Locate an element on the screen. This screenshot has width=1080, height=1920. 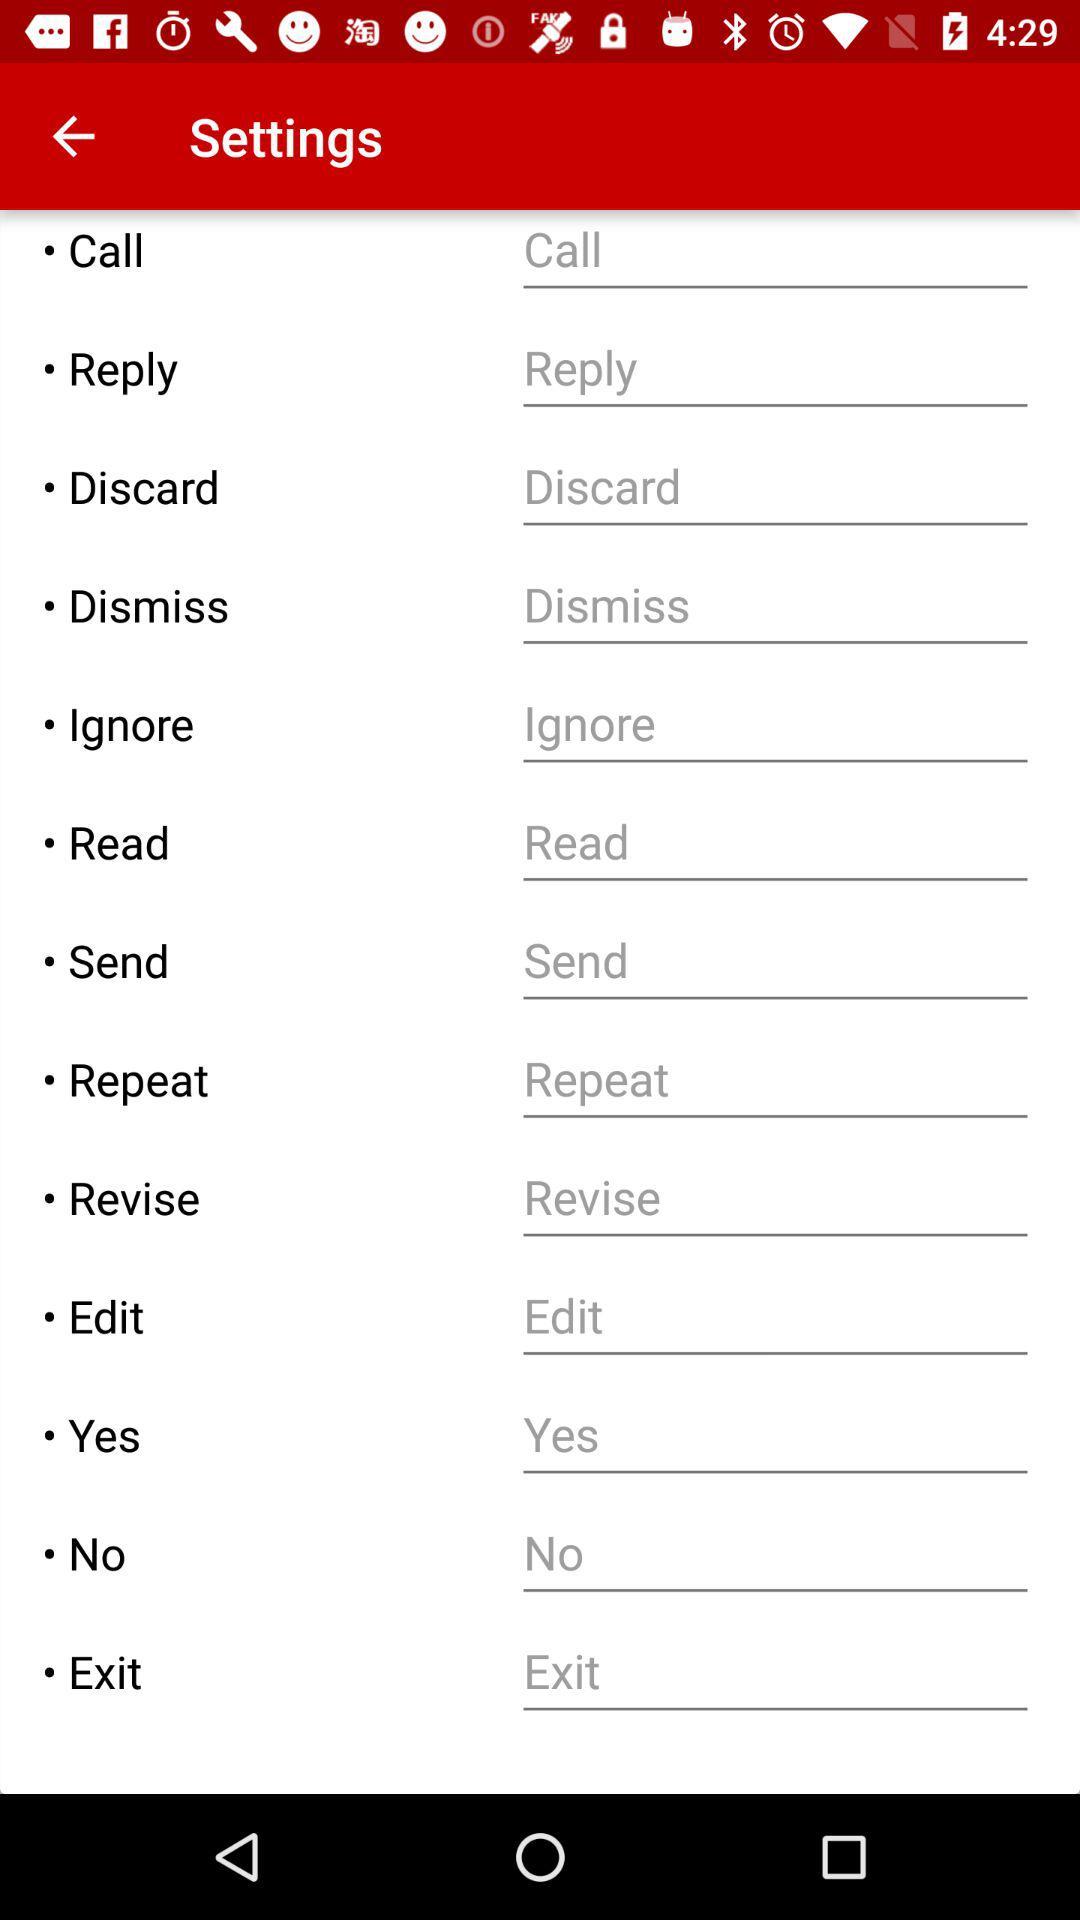
edit text box is located at coordinates (774, 1316).